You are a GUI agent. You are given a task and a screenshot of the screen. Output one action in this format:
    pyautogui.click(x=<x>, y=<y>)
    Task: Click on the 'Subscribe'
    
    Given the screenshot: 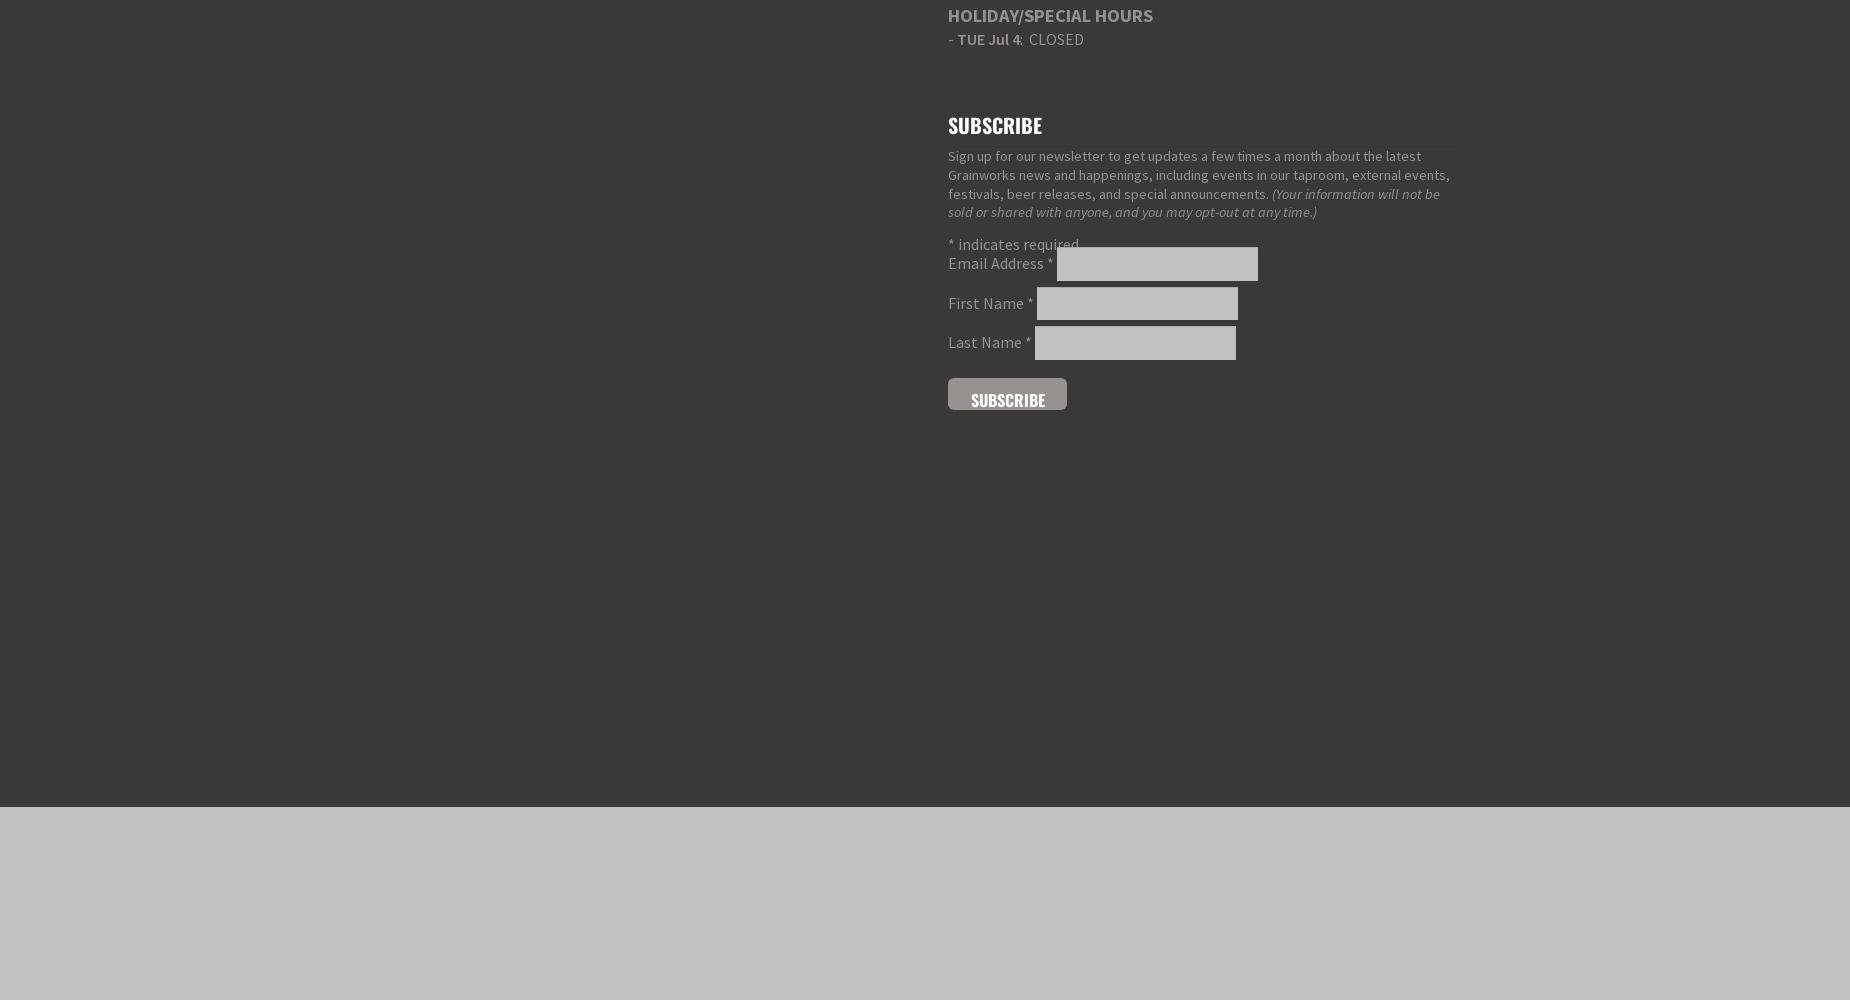 What is the action you would take?
    pyautogui.click(x=946, y=123)
    